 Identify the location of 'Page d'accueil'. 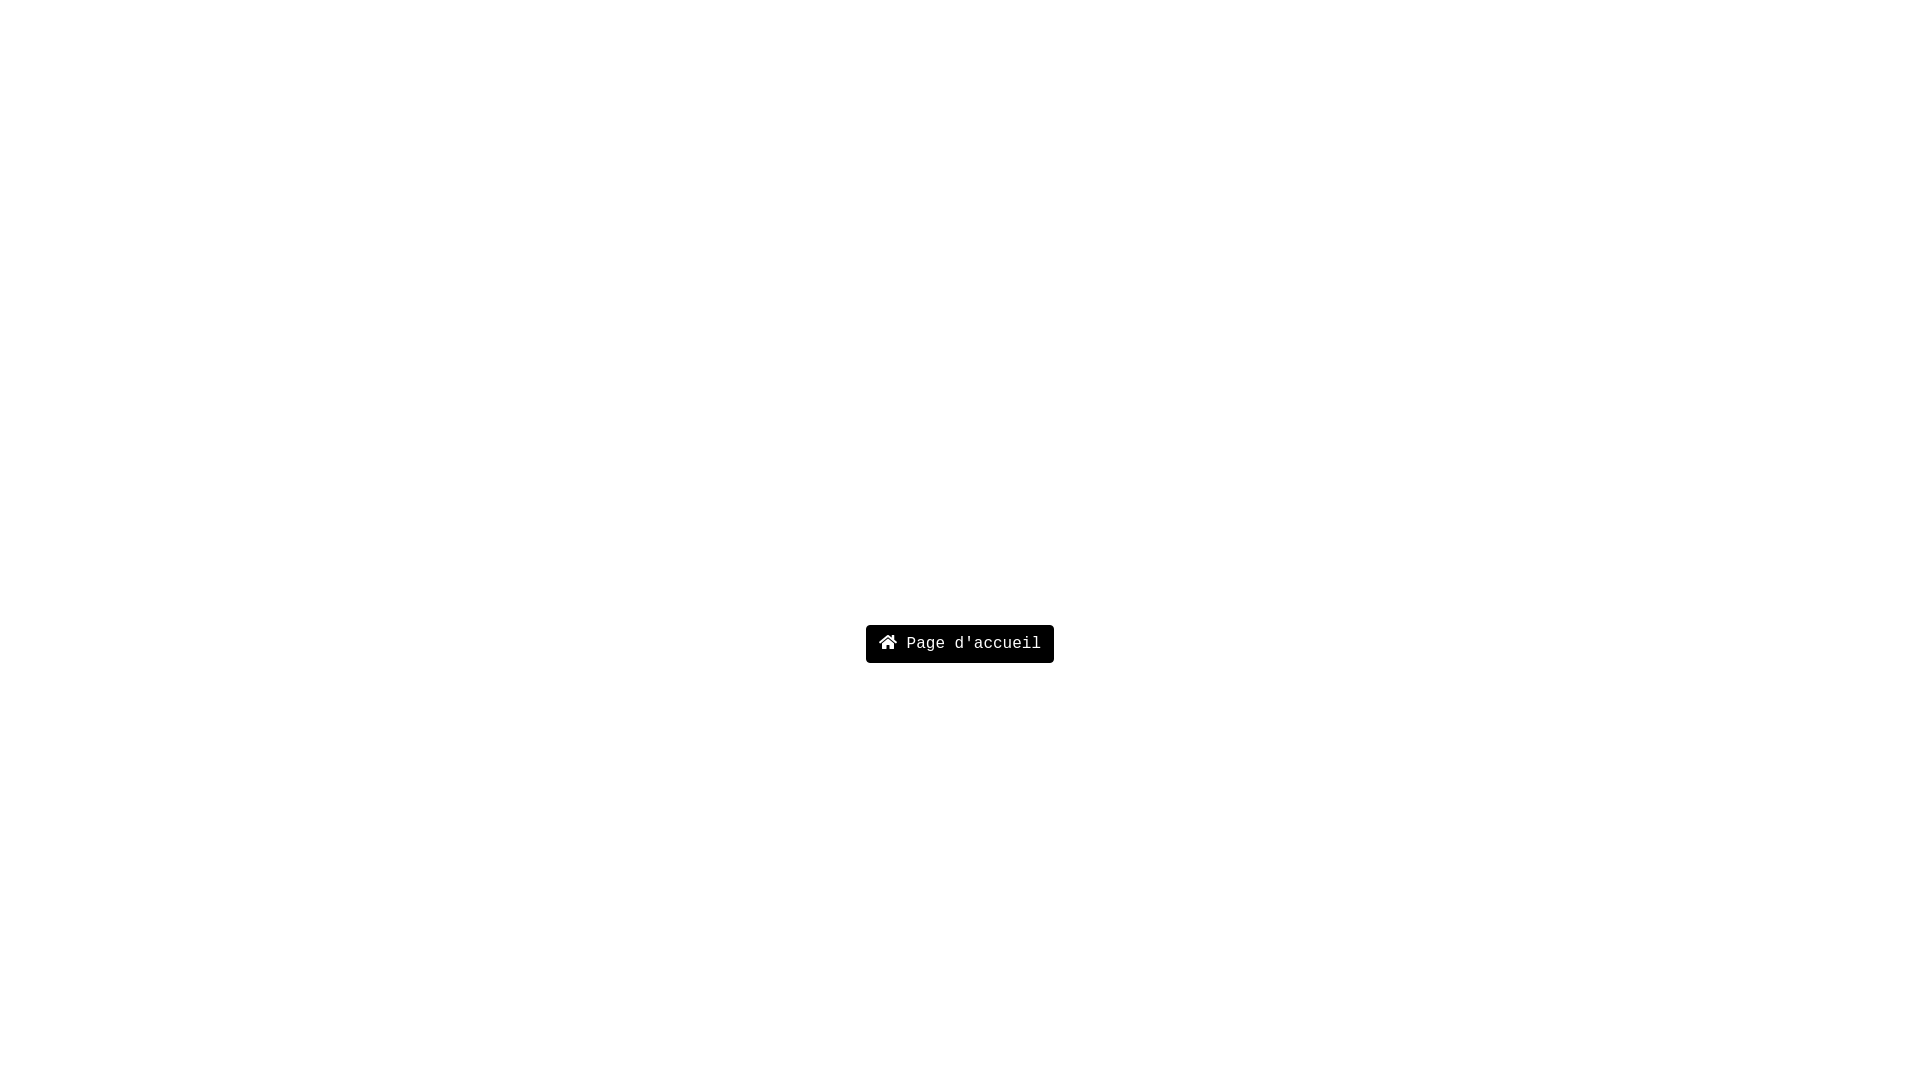
(960, 644).